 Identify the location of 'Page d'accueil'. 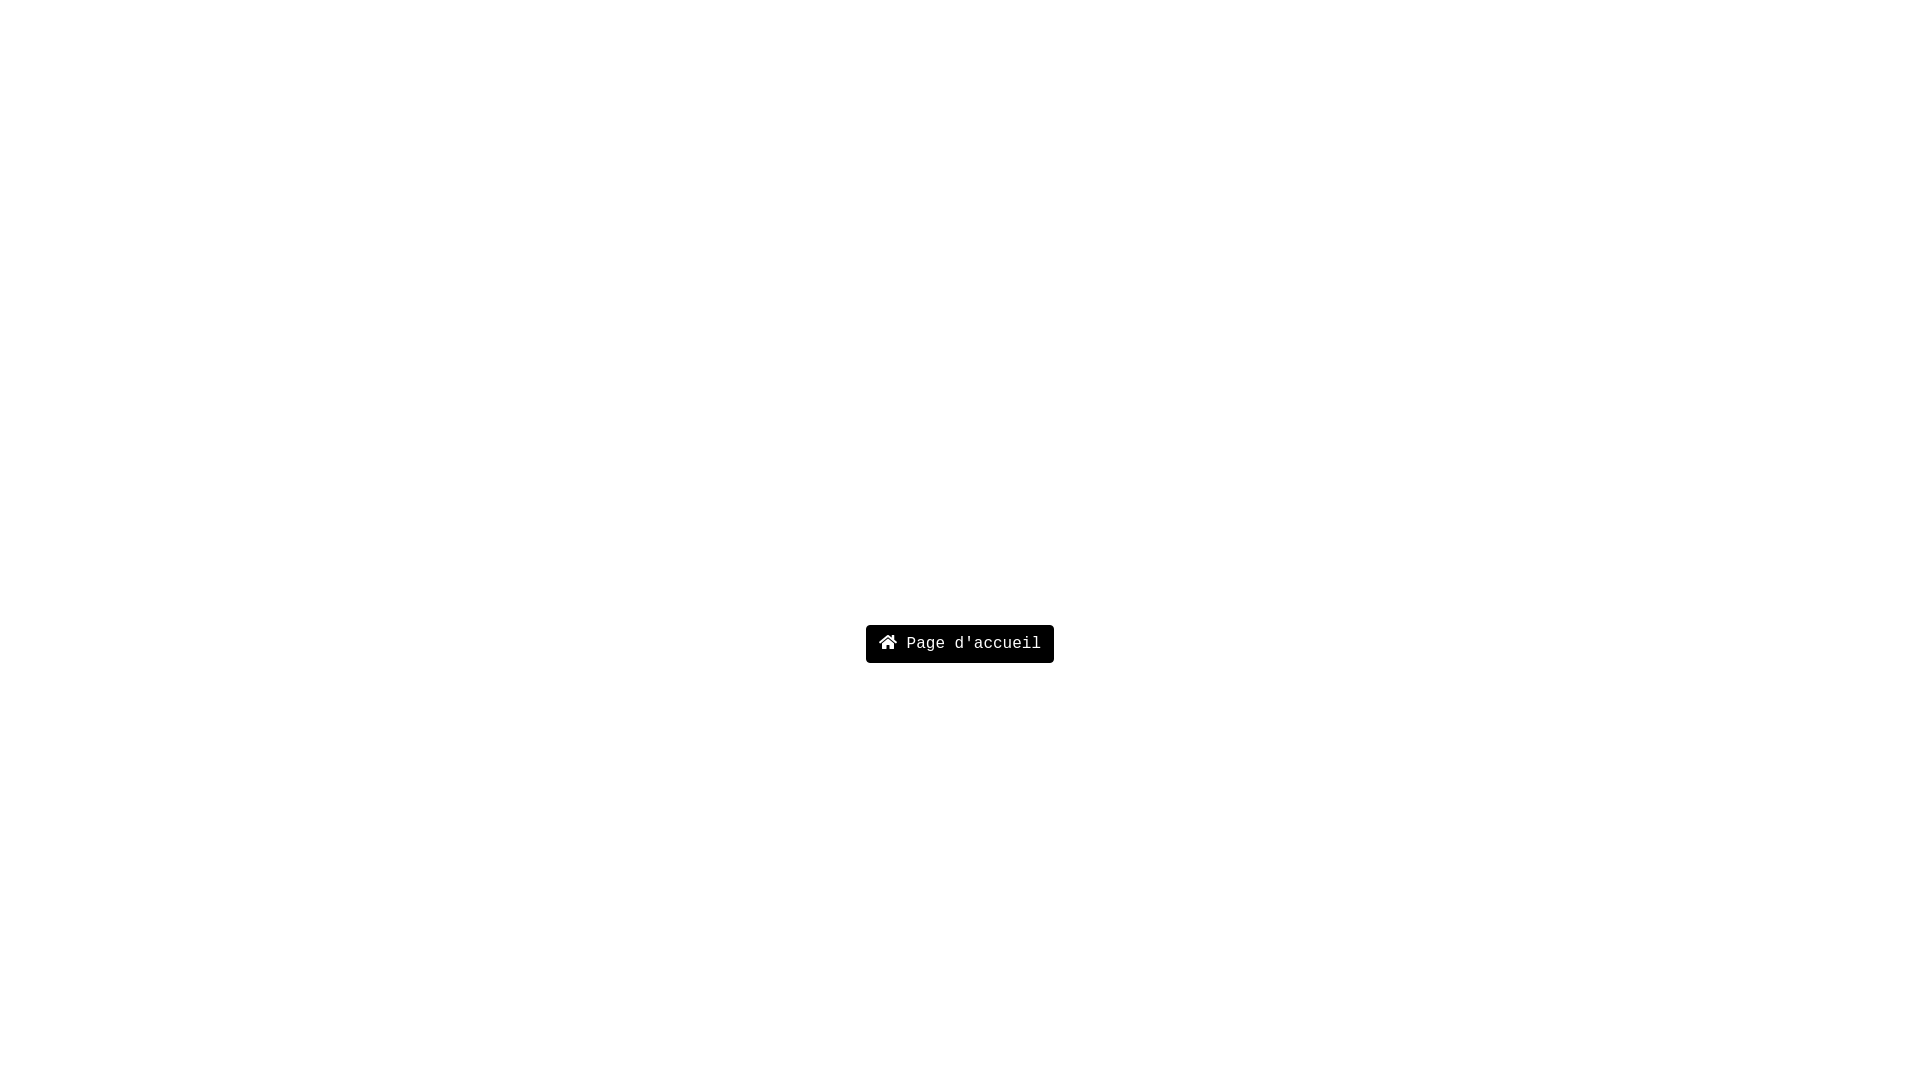
(960, 644).